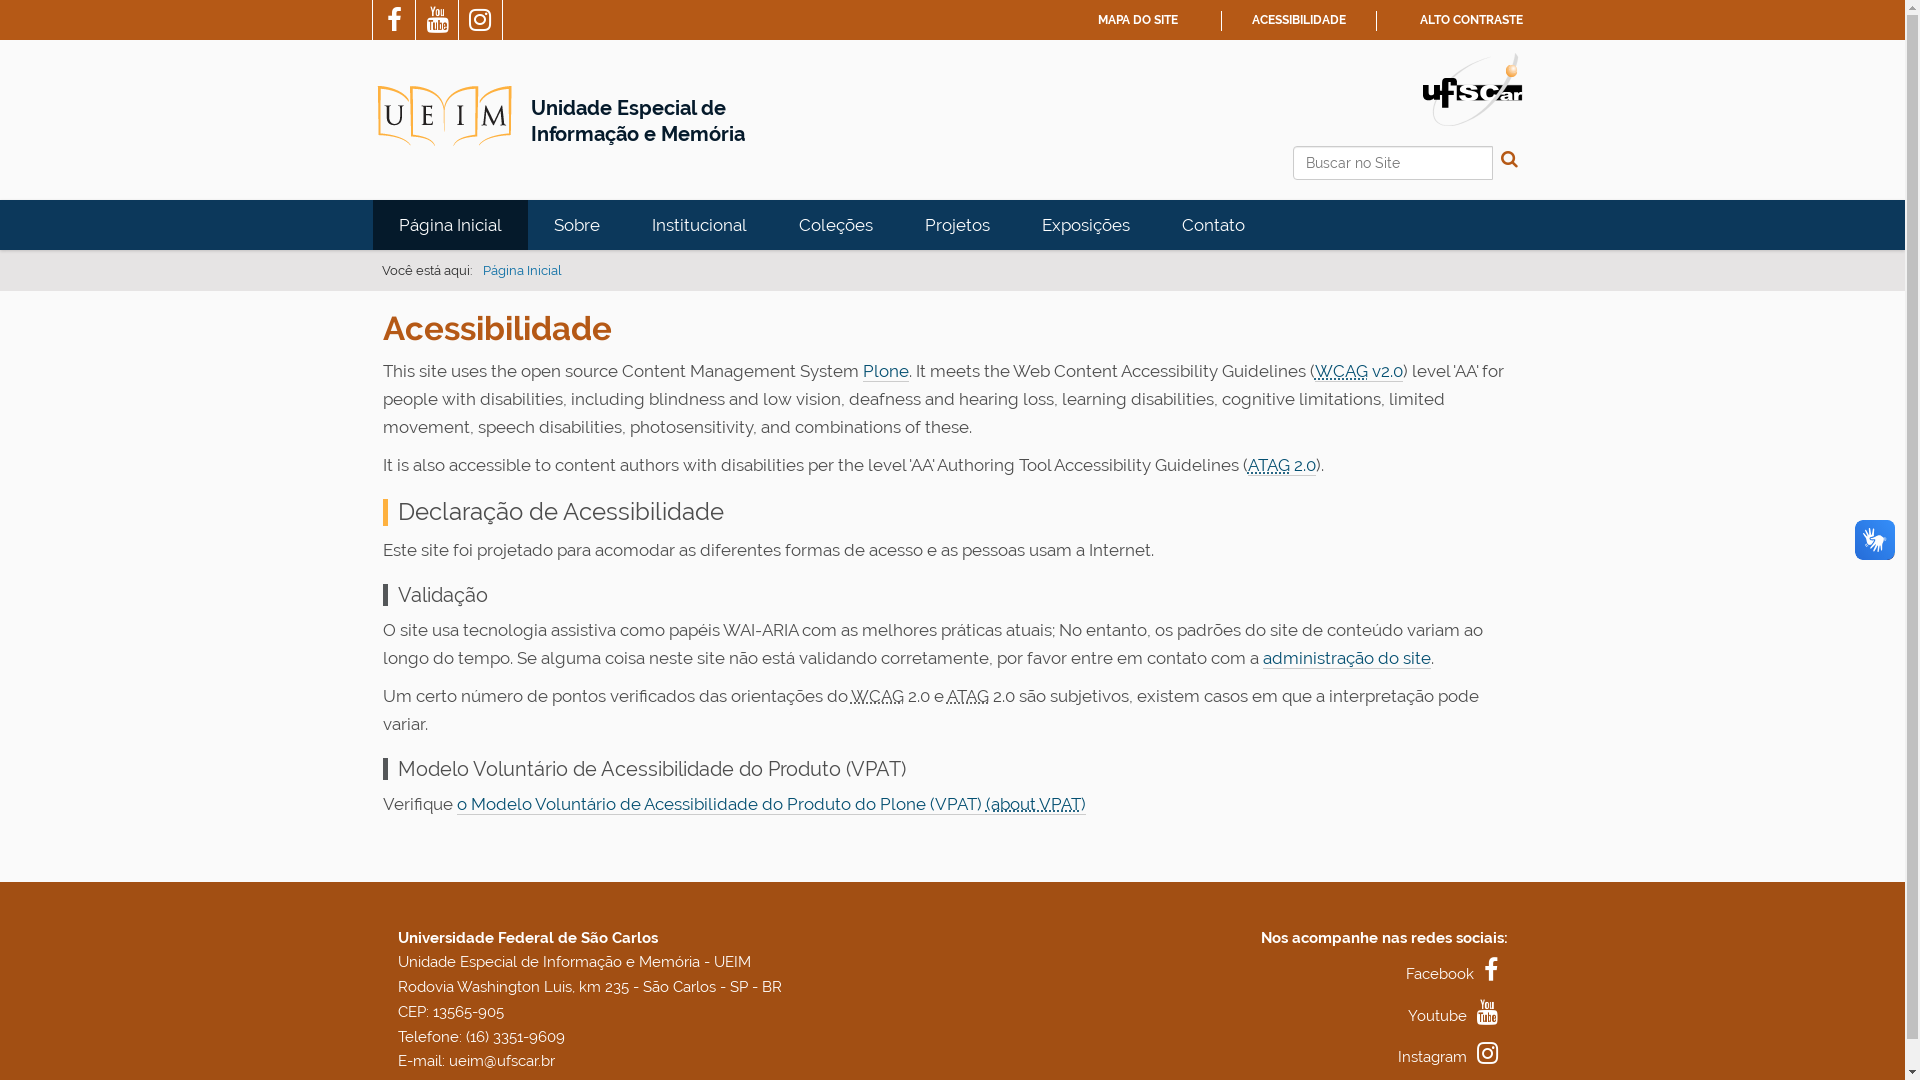  What do you see at coordinates (1420, 87) in the screenshot?
I see `'Portal UFSCar'` at bounding box center [1420, 87].